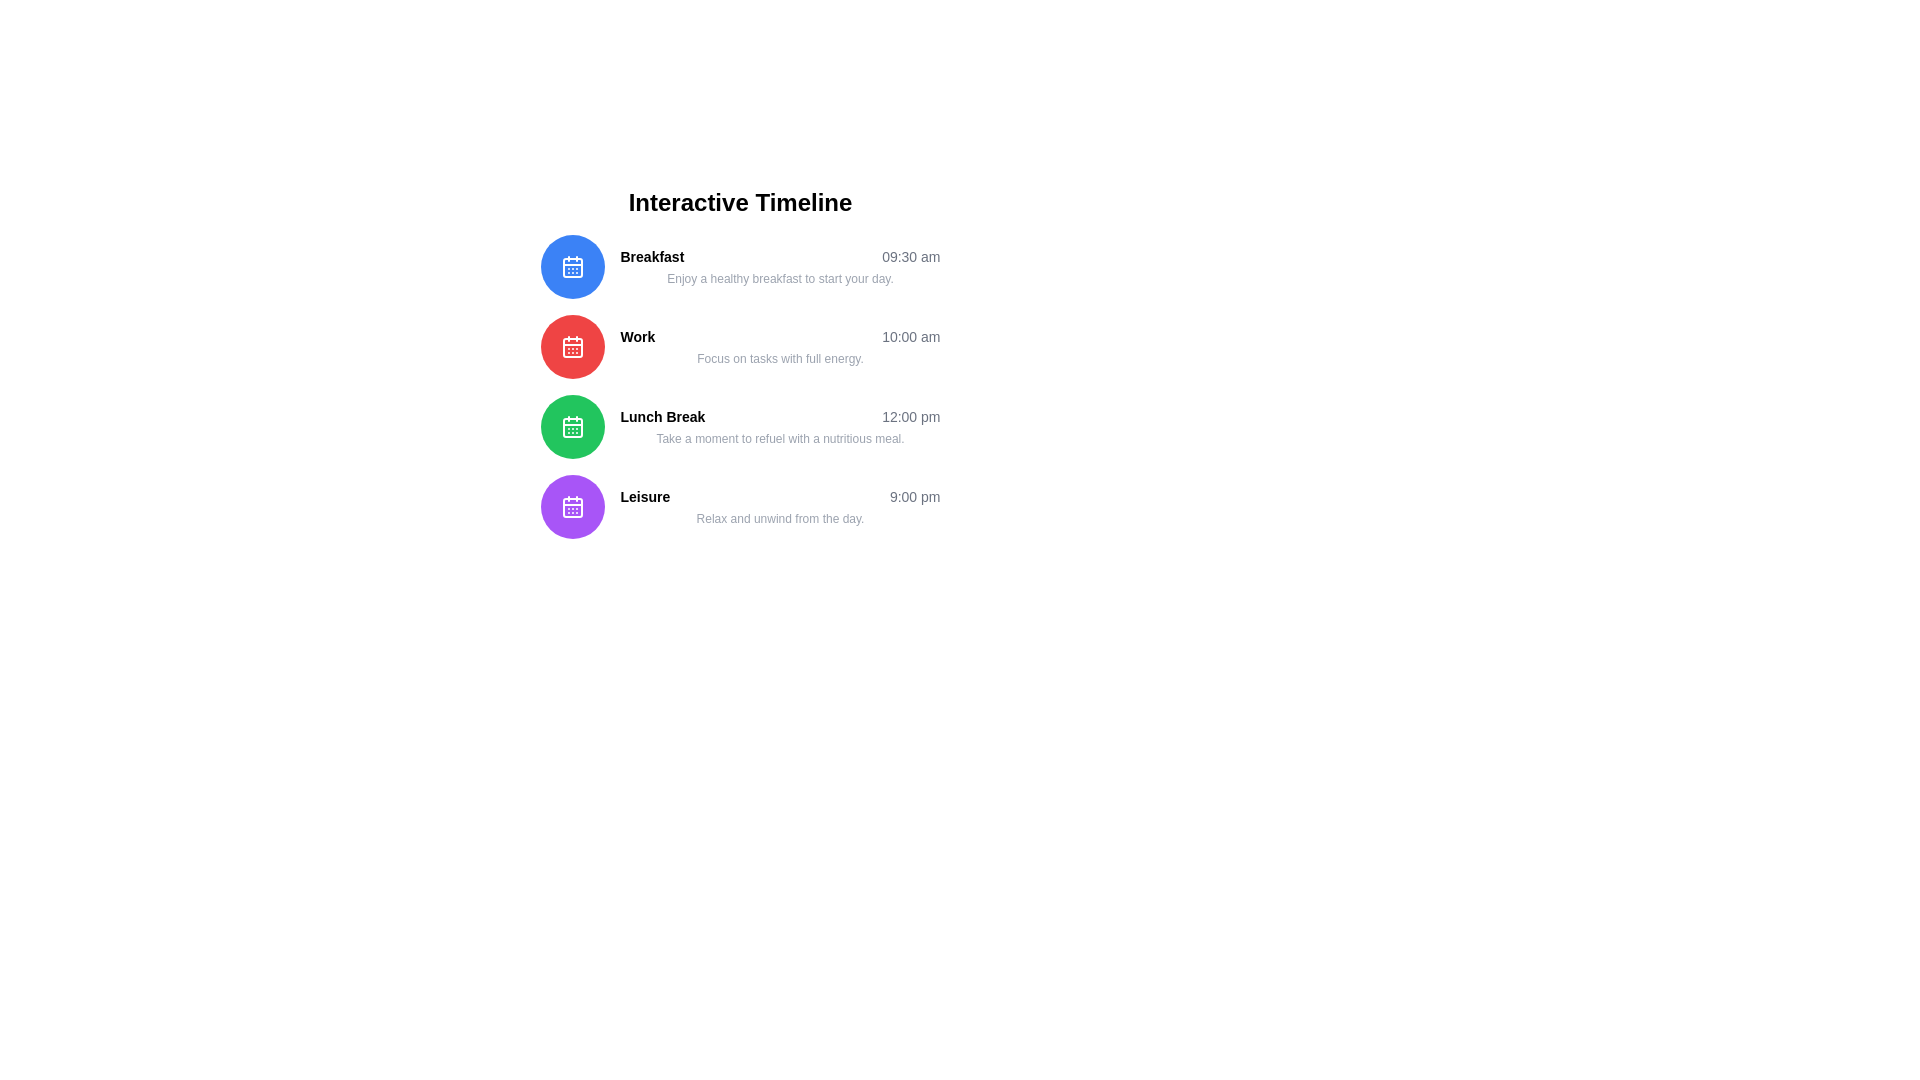 Image resolution: width=1920 pixels, height=1080 pixels. What do you see at coordinates (571, 346) in the screenshot?
I see `the calendar icon with a minimalistic design, which is the second in a vertical sequence of four elements, positioned to the left of the 'Work' label` at bounding box center [571, 346].